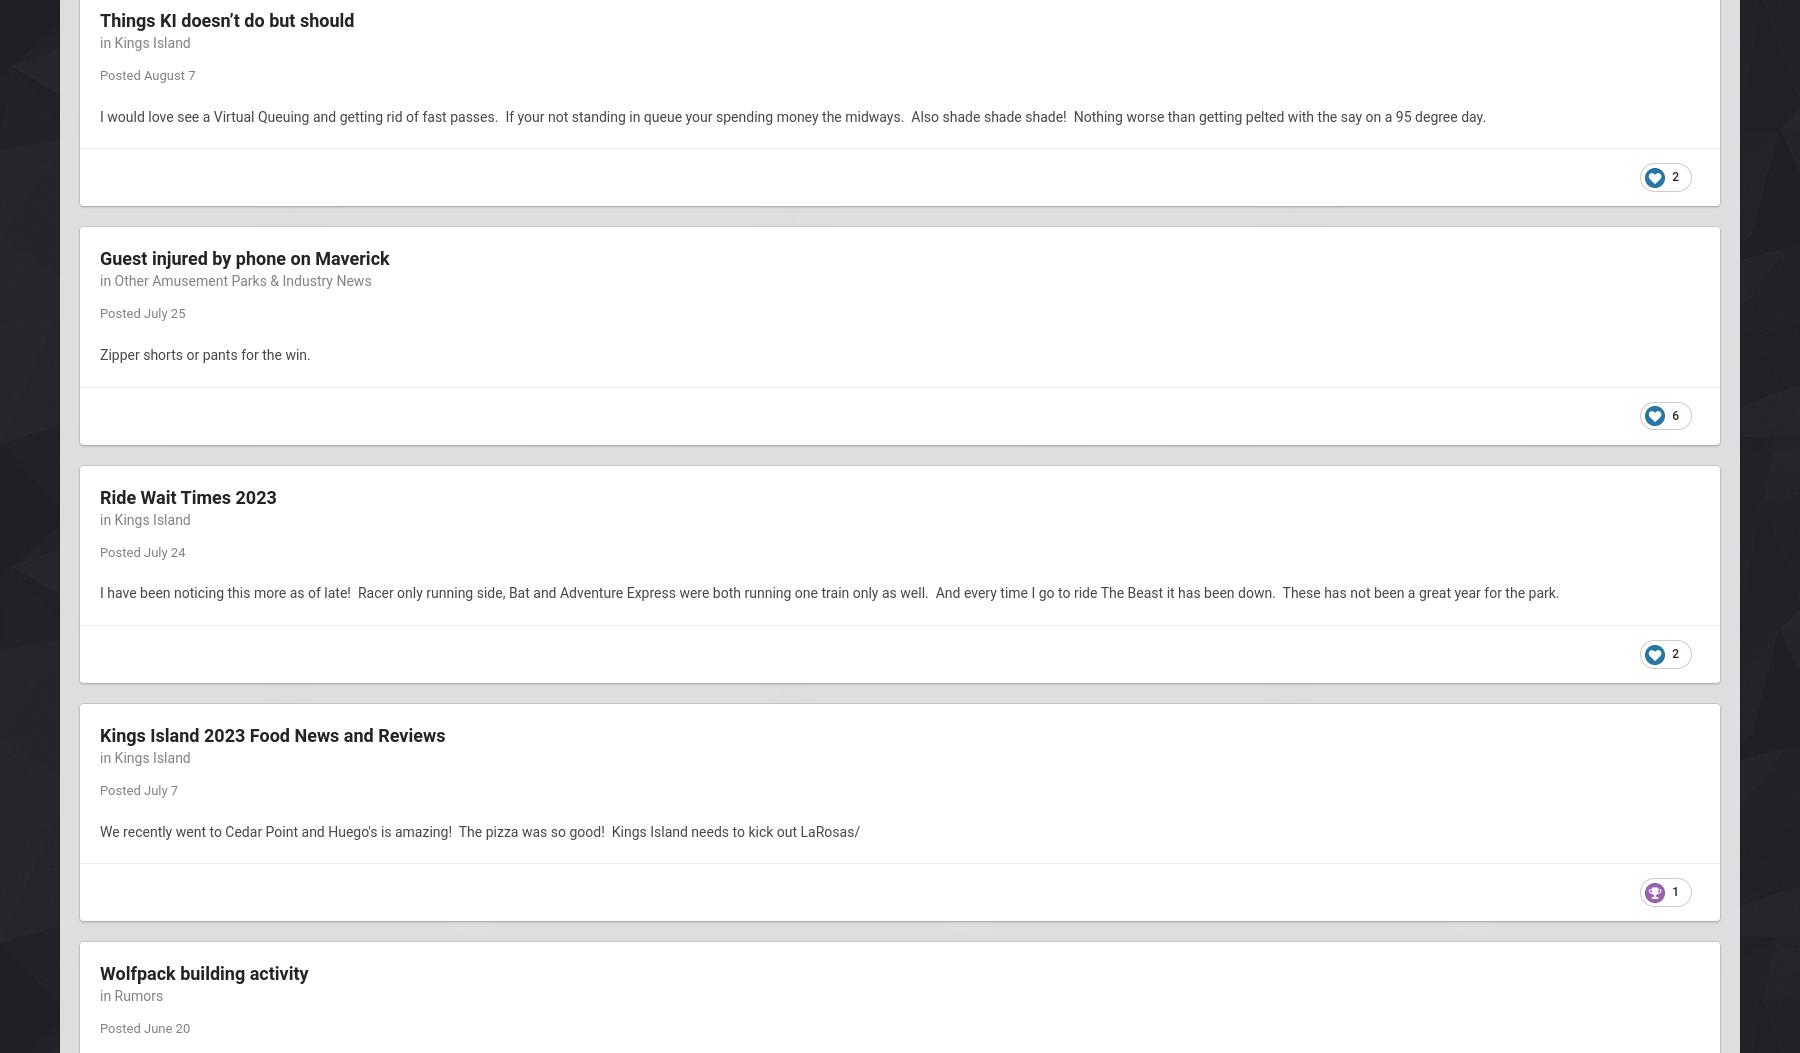 This screenshot has height=1053, width=1800. I want to click on 'Ride Wait Times 2023', so click(99, 496).